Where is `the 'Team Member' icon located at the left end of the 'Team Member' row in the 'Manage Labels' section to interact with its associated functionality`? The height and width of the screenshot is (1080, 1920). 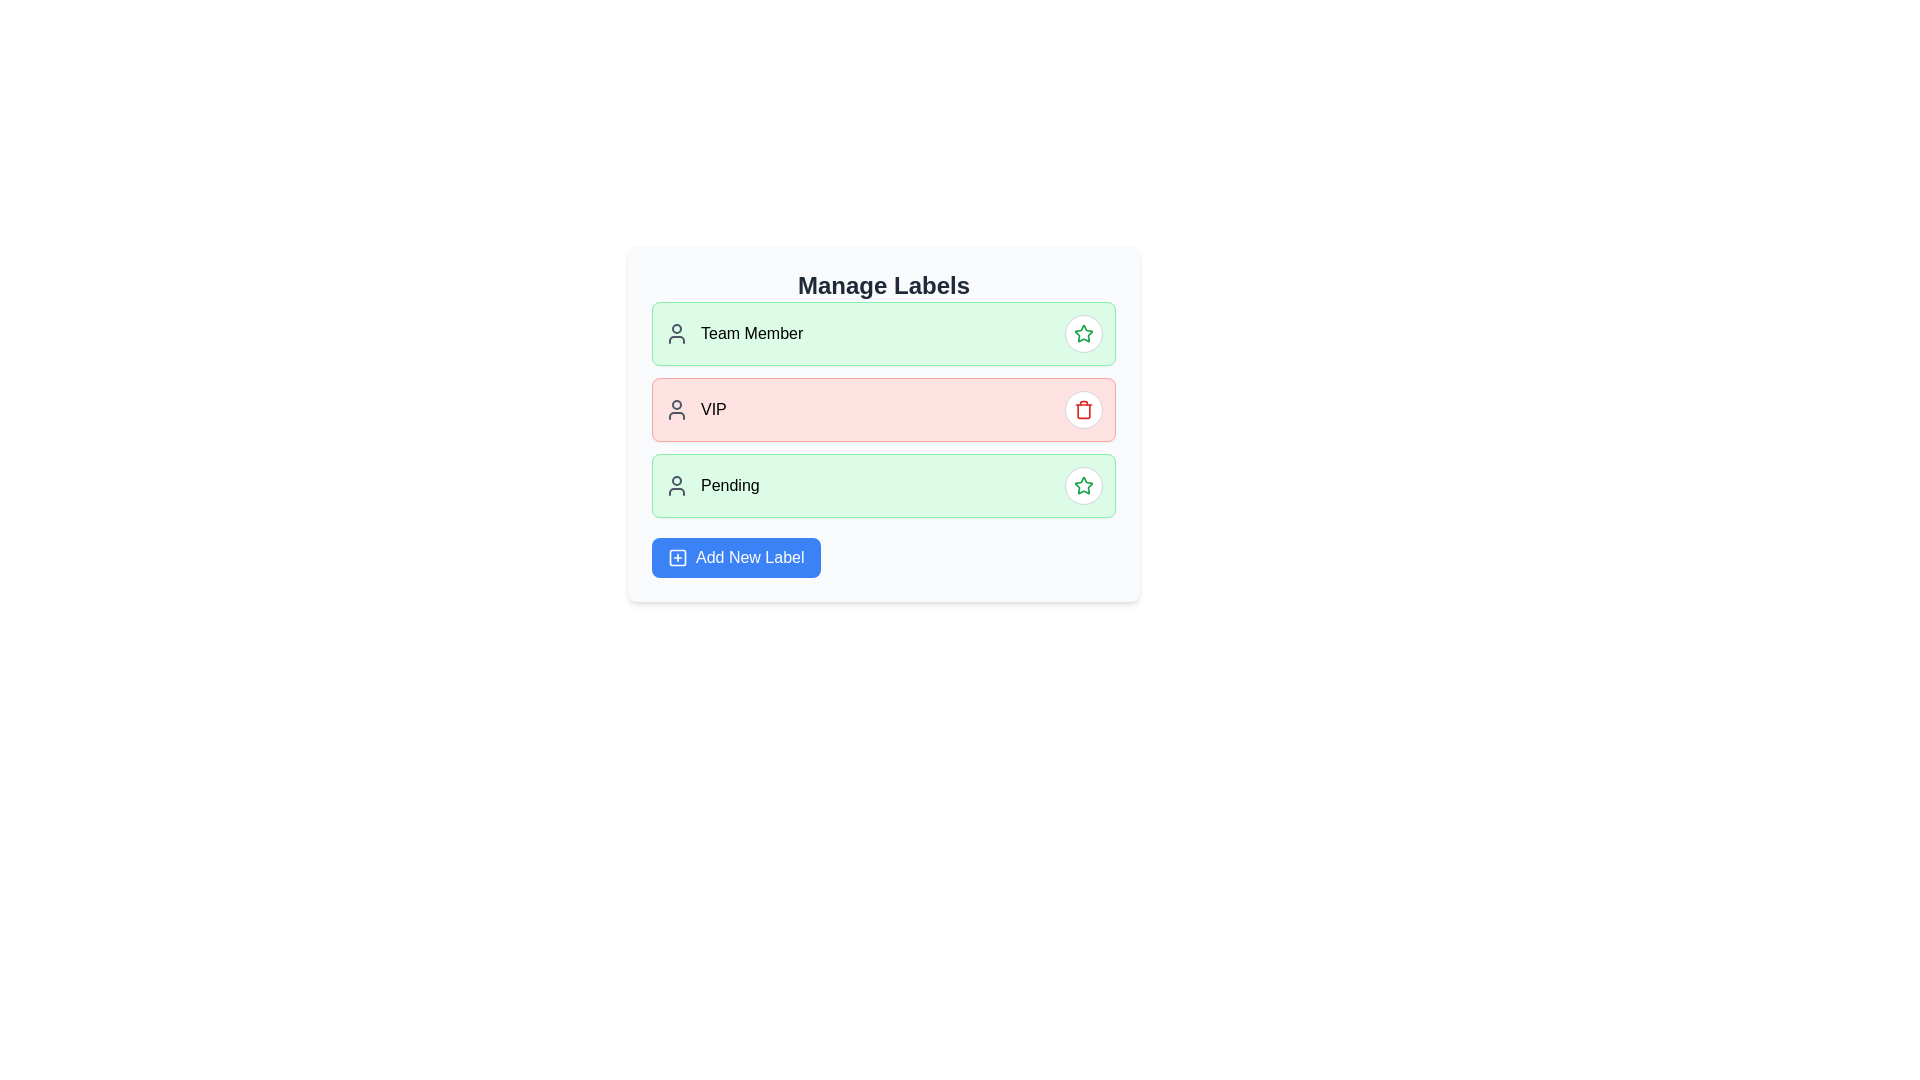
the 'Team Member' icon located at the left end of the 'Team Member' row in the 'Manage Labels' section to interact with its associated functionality is located at coordinates (676, 333).